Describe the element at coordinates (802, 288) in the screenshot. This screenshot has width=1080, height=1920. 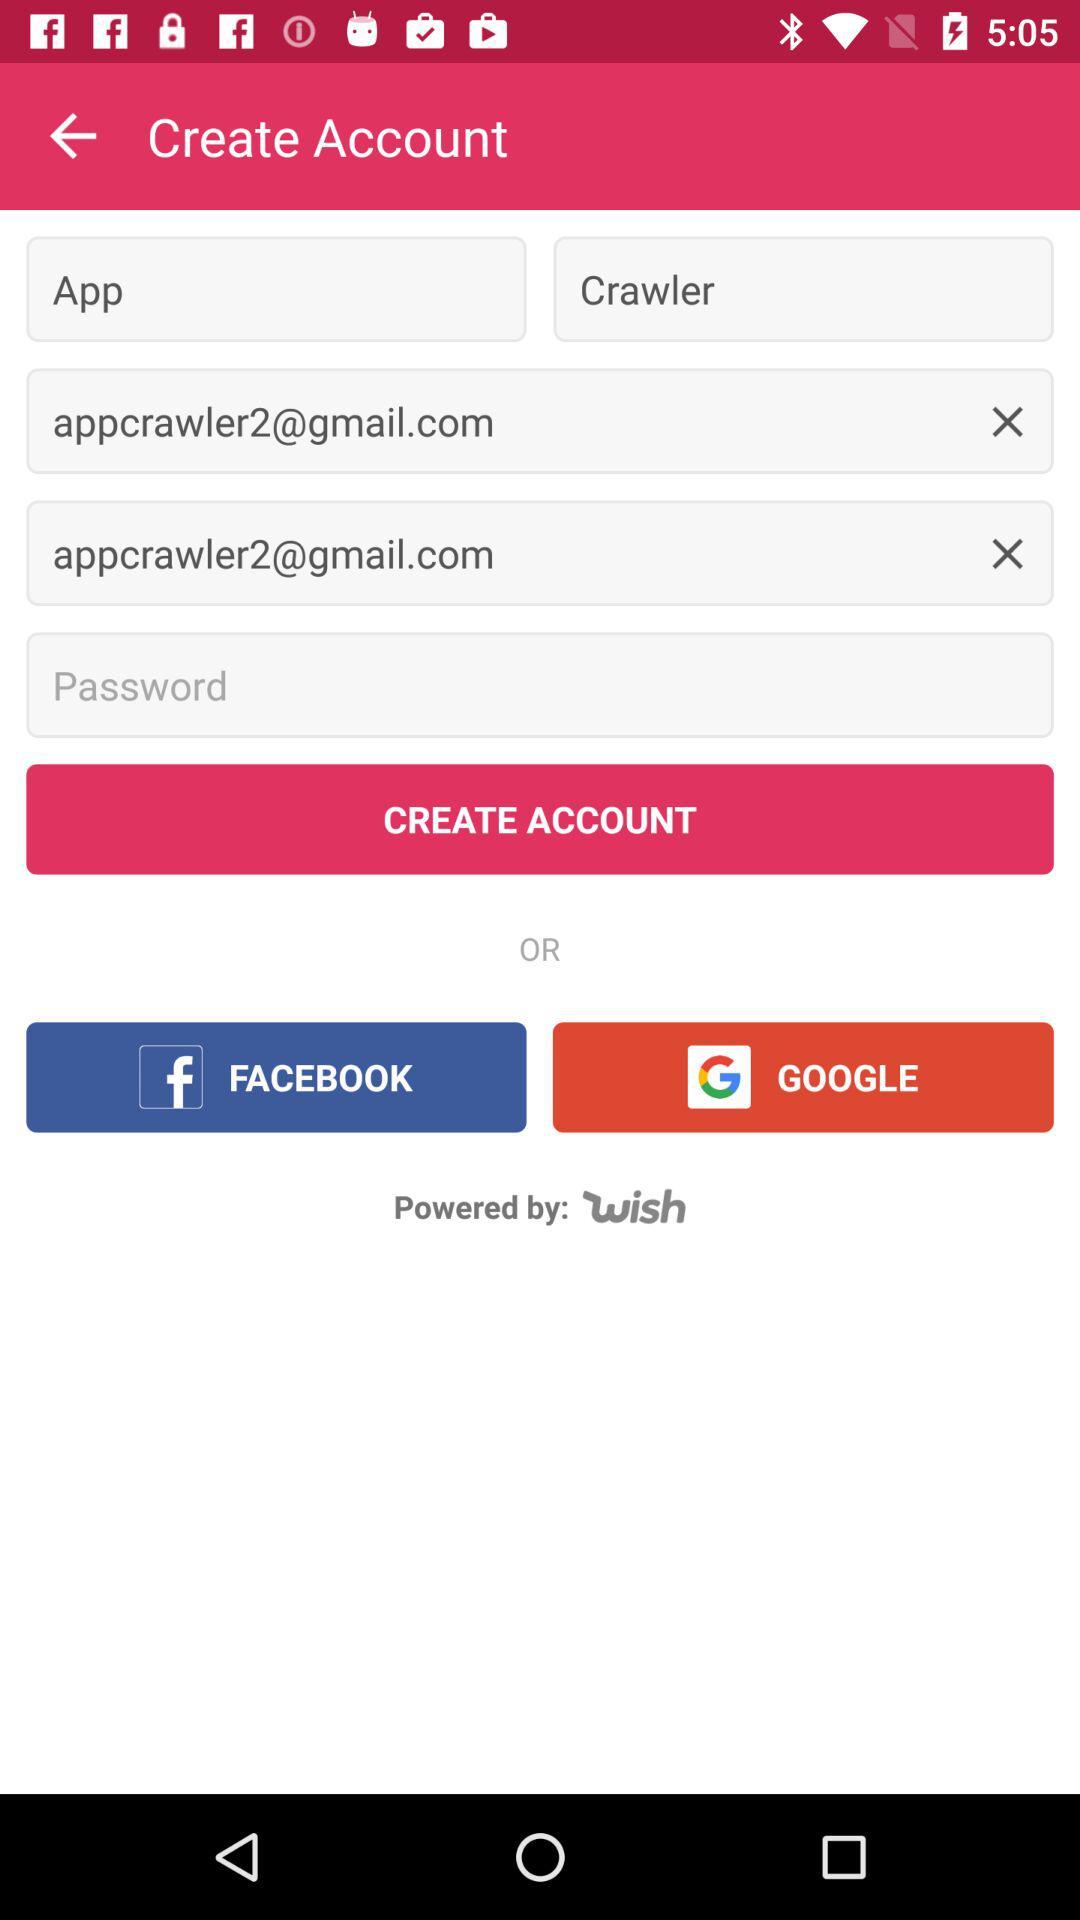
I see `the item above the appcrawler2@gmail.com icon` at that location.